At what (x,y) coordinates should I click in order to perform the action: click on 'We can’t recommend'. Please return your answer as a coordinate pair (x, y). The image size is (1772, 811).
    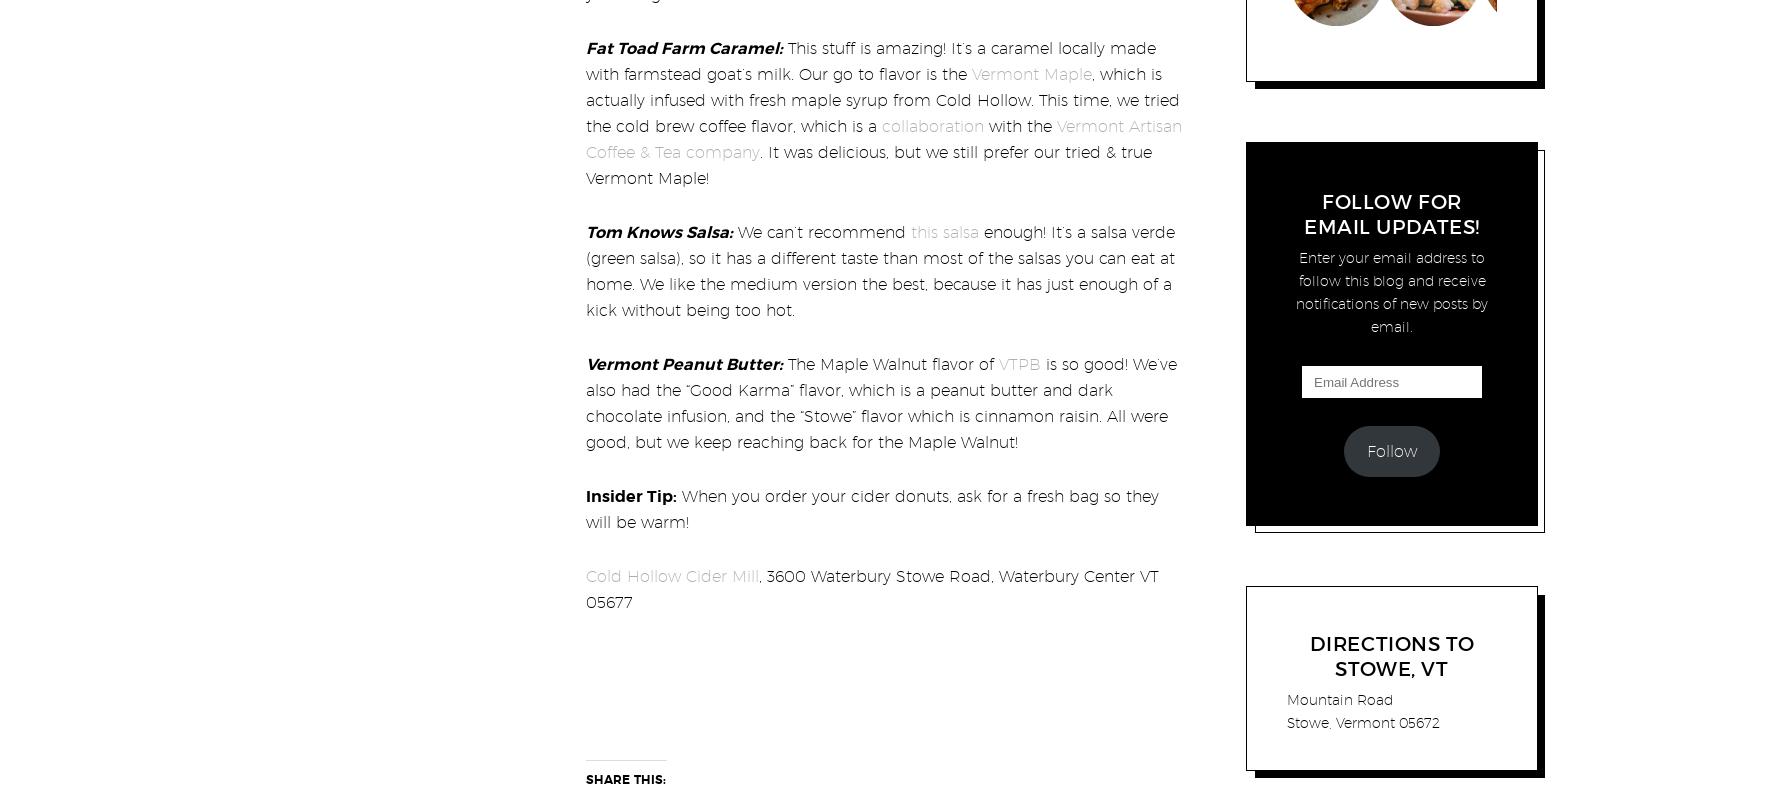
    Looking at the image, I should click on (822, 232).